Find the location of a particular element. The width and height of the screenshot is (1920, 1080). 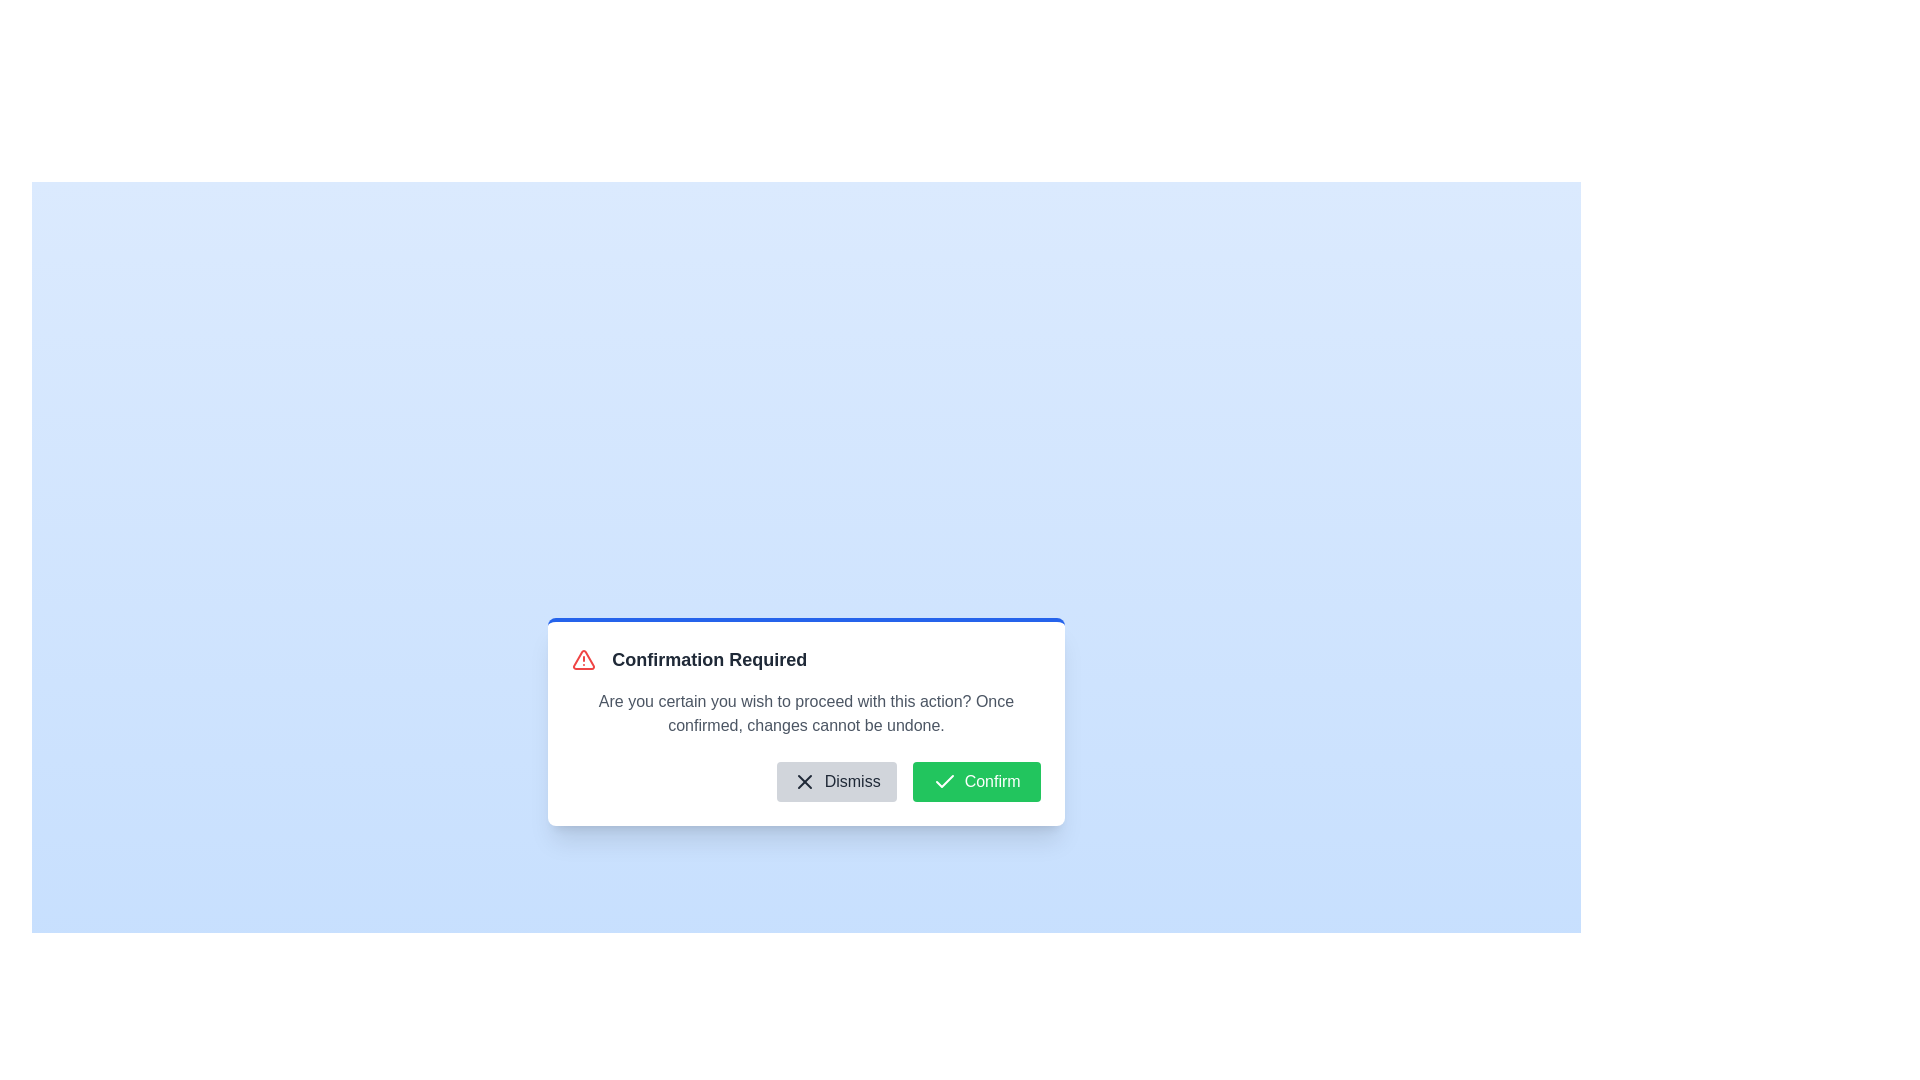

the close icon located near the top-left corner of the dialog box is located at coordinates (804, 781).